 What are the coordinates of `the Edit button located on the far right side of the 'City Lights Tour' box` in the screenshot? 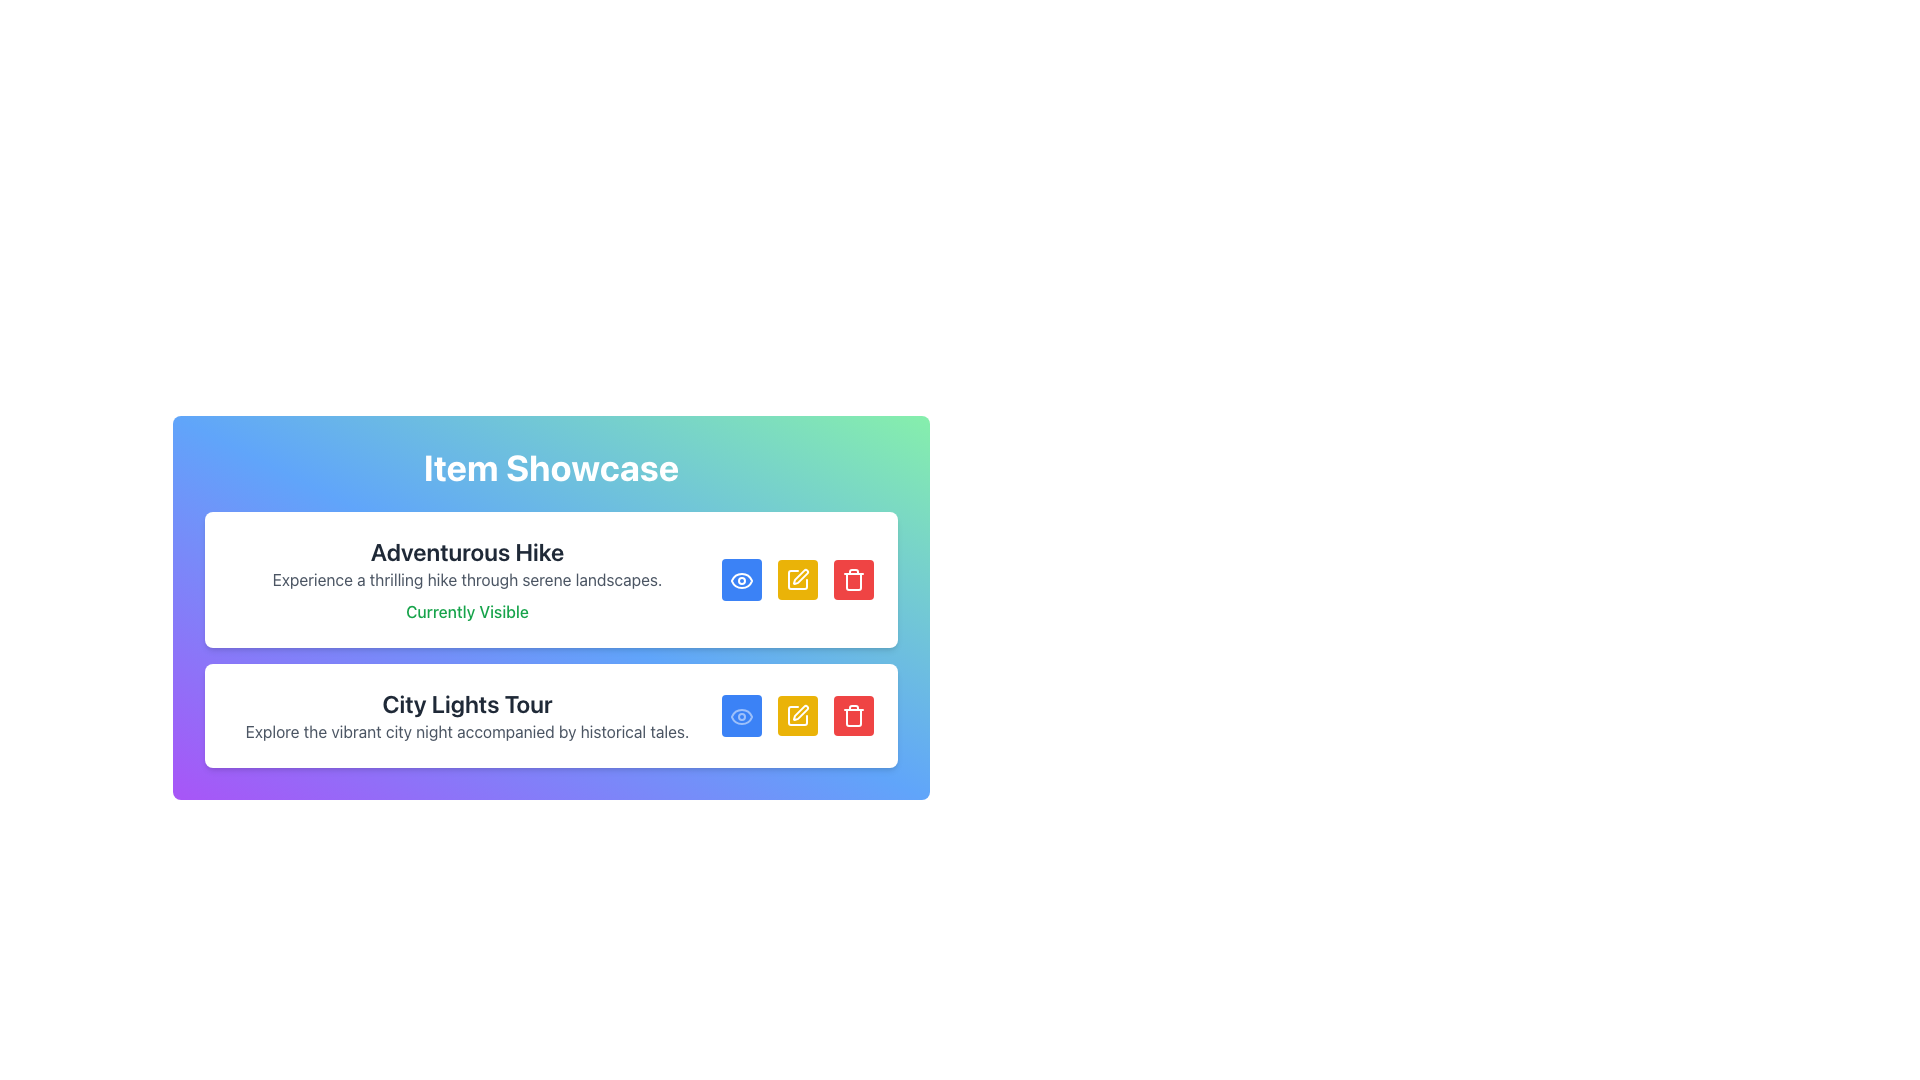 It's located at (796, 715).